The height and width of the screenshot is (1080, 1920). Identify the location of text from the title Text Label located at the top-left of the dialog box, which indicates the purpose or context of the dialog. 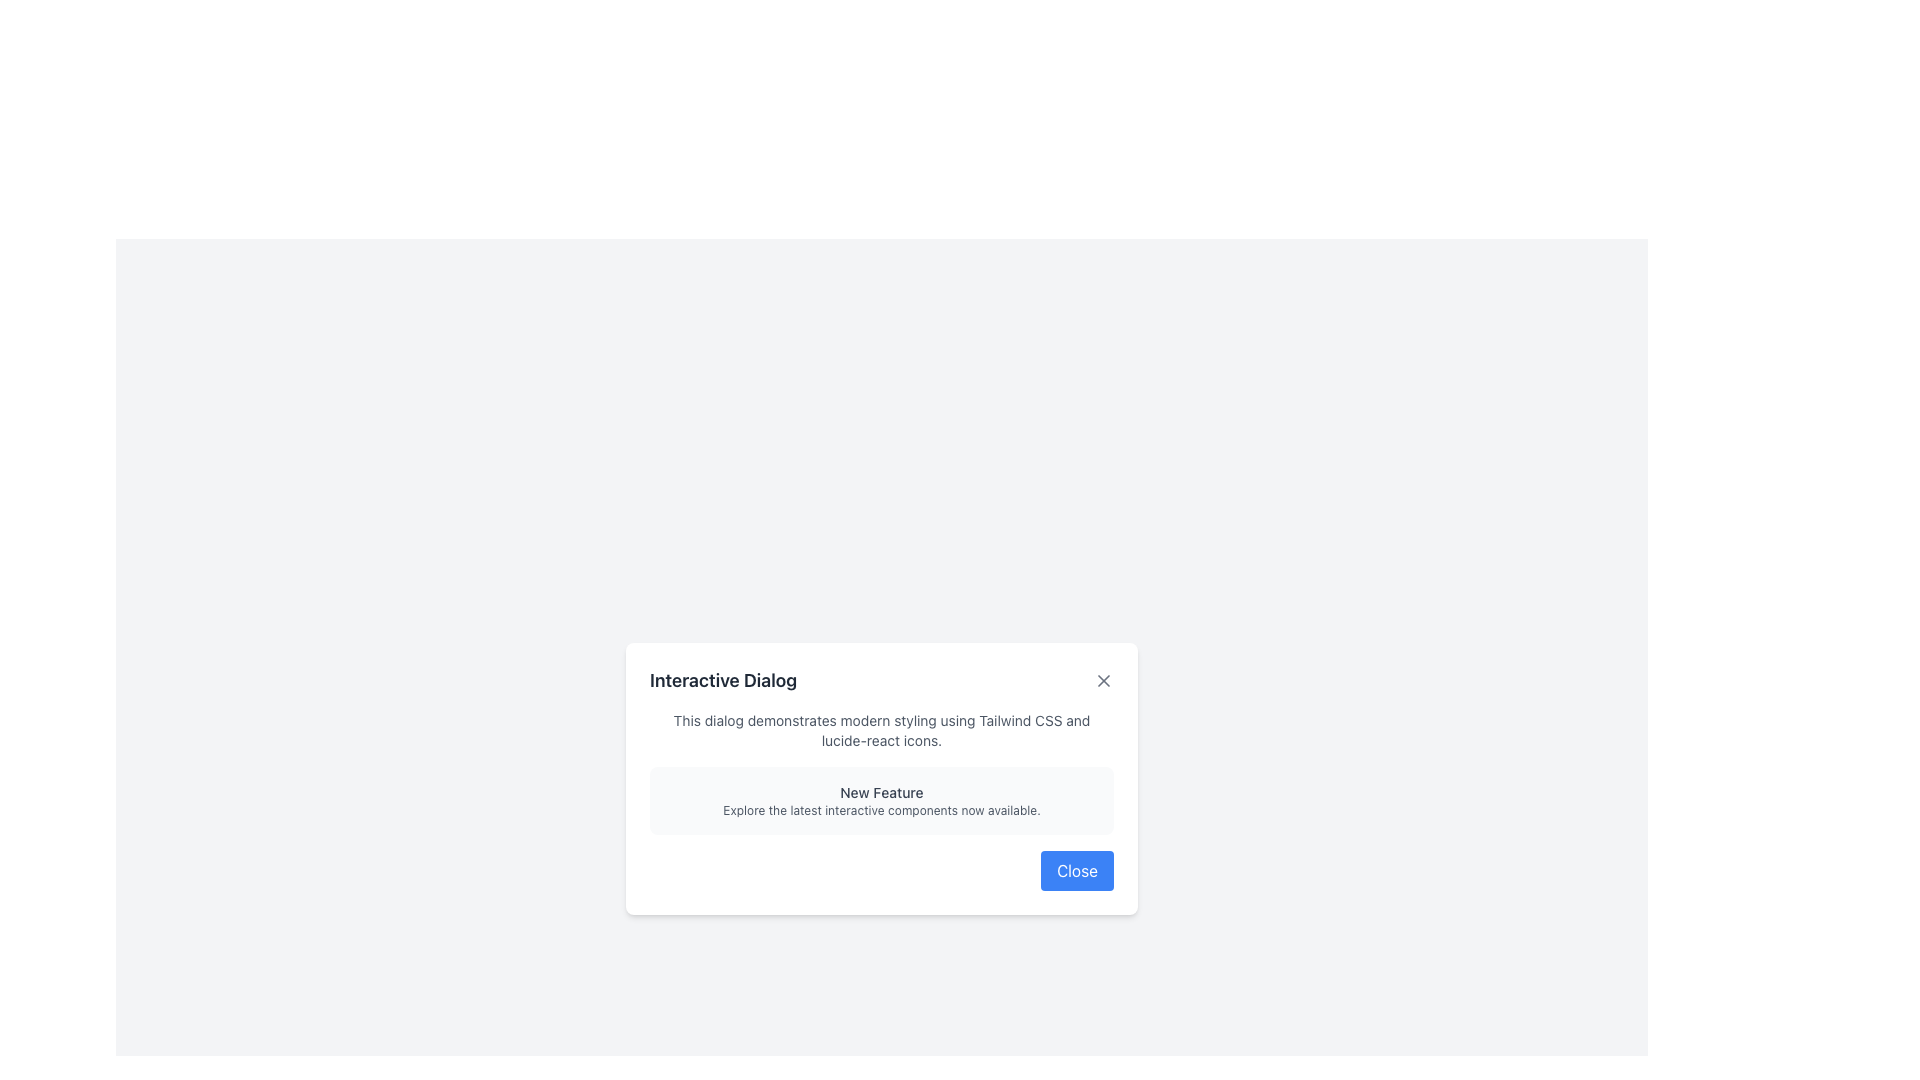
(722, 680).